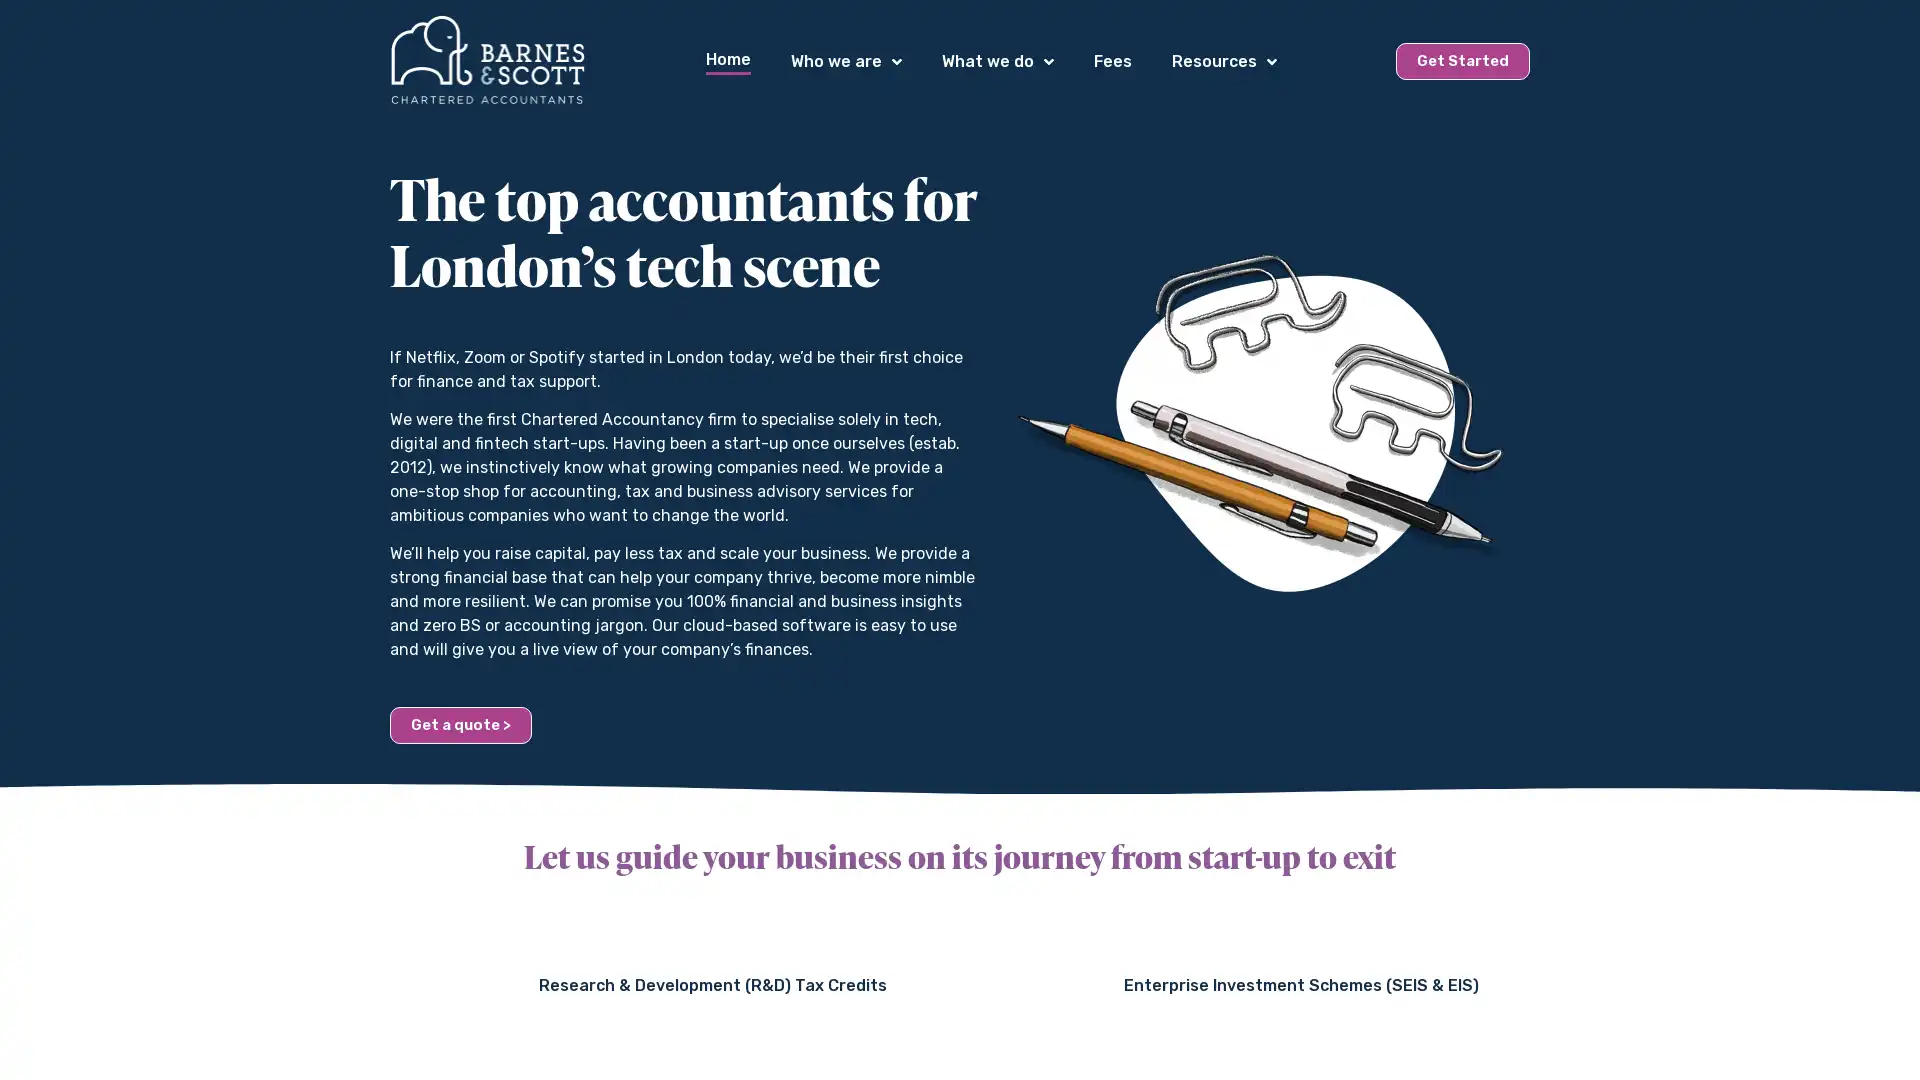  I want to click on Get Started, so click(1463, 60).